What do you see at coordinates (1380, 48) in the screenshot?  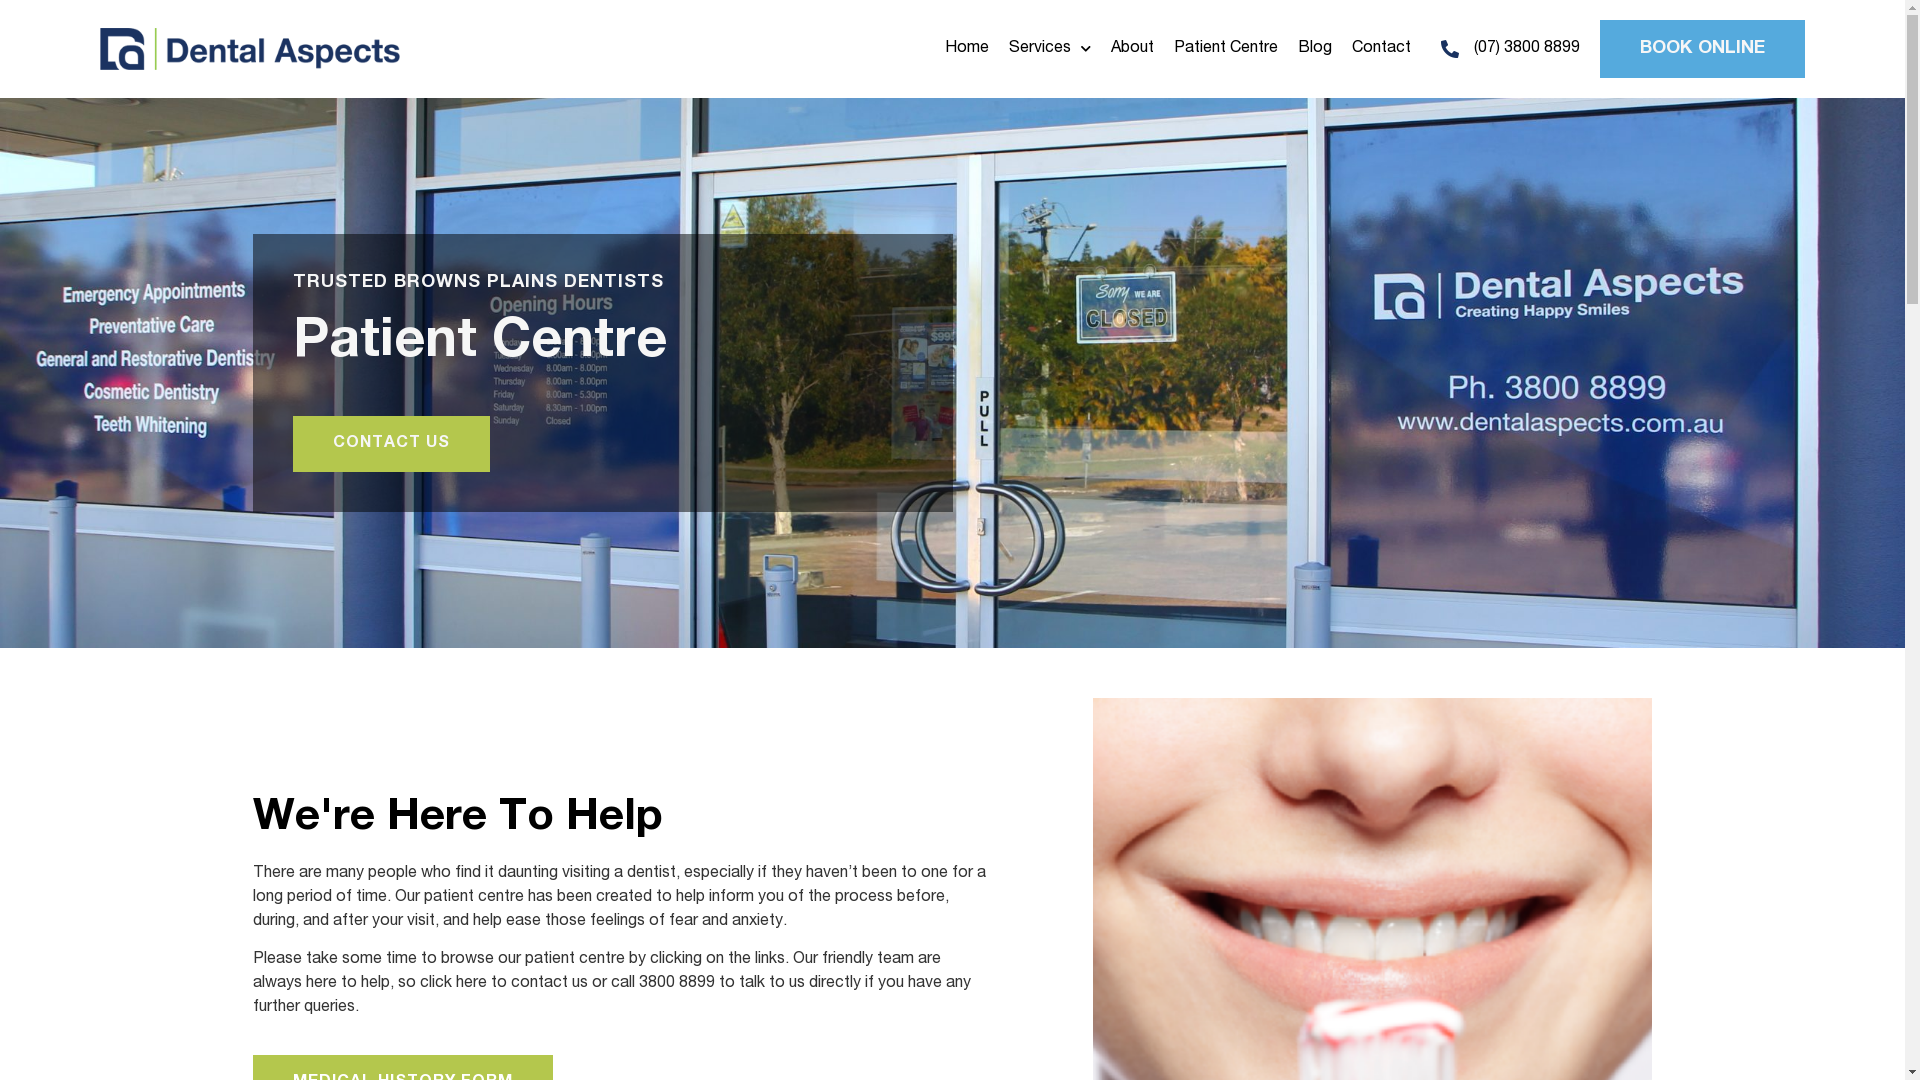 I see `'Contact'` at bounding box center [1380, 48].